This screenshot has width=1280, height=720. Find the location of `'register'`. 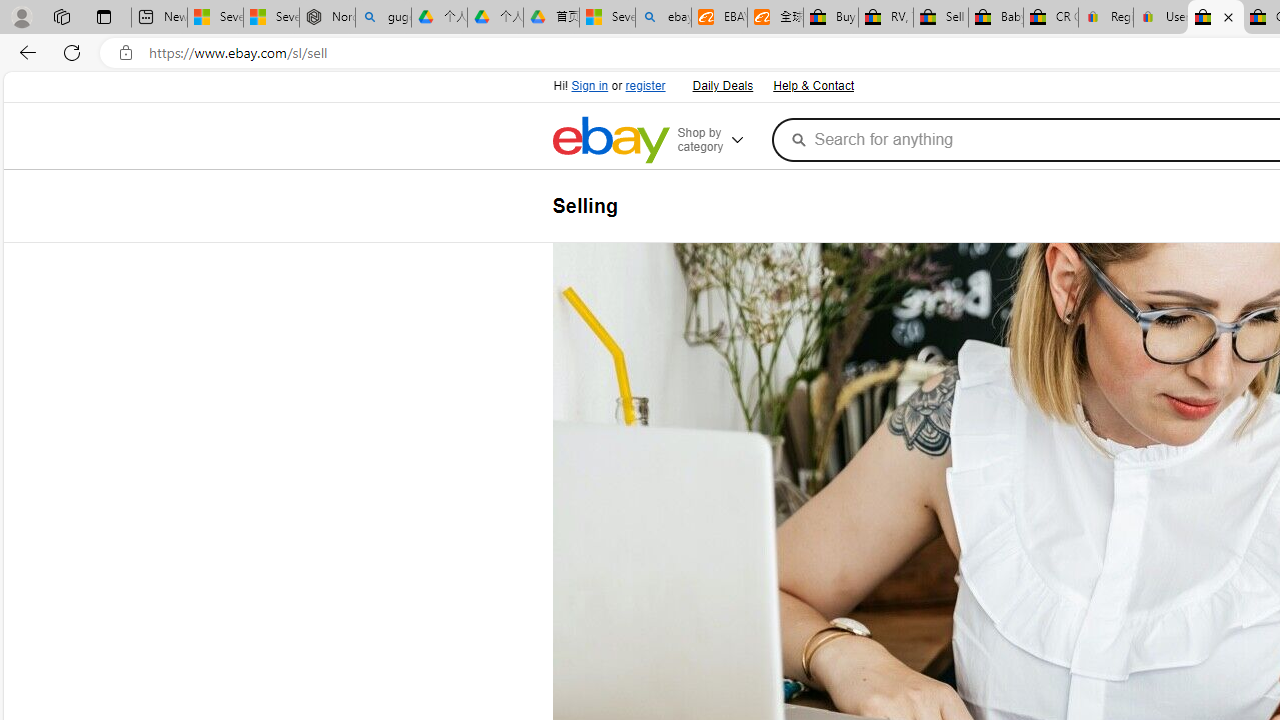

'register' is located at coordinates (645, 85).